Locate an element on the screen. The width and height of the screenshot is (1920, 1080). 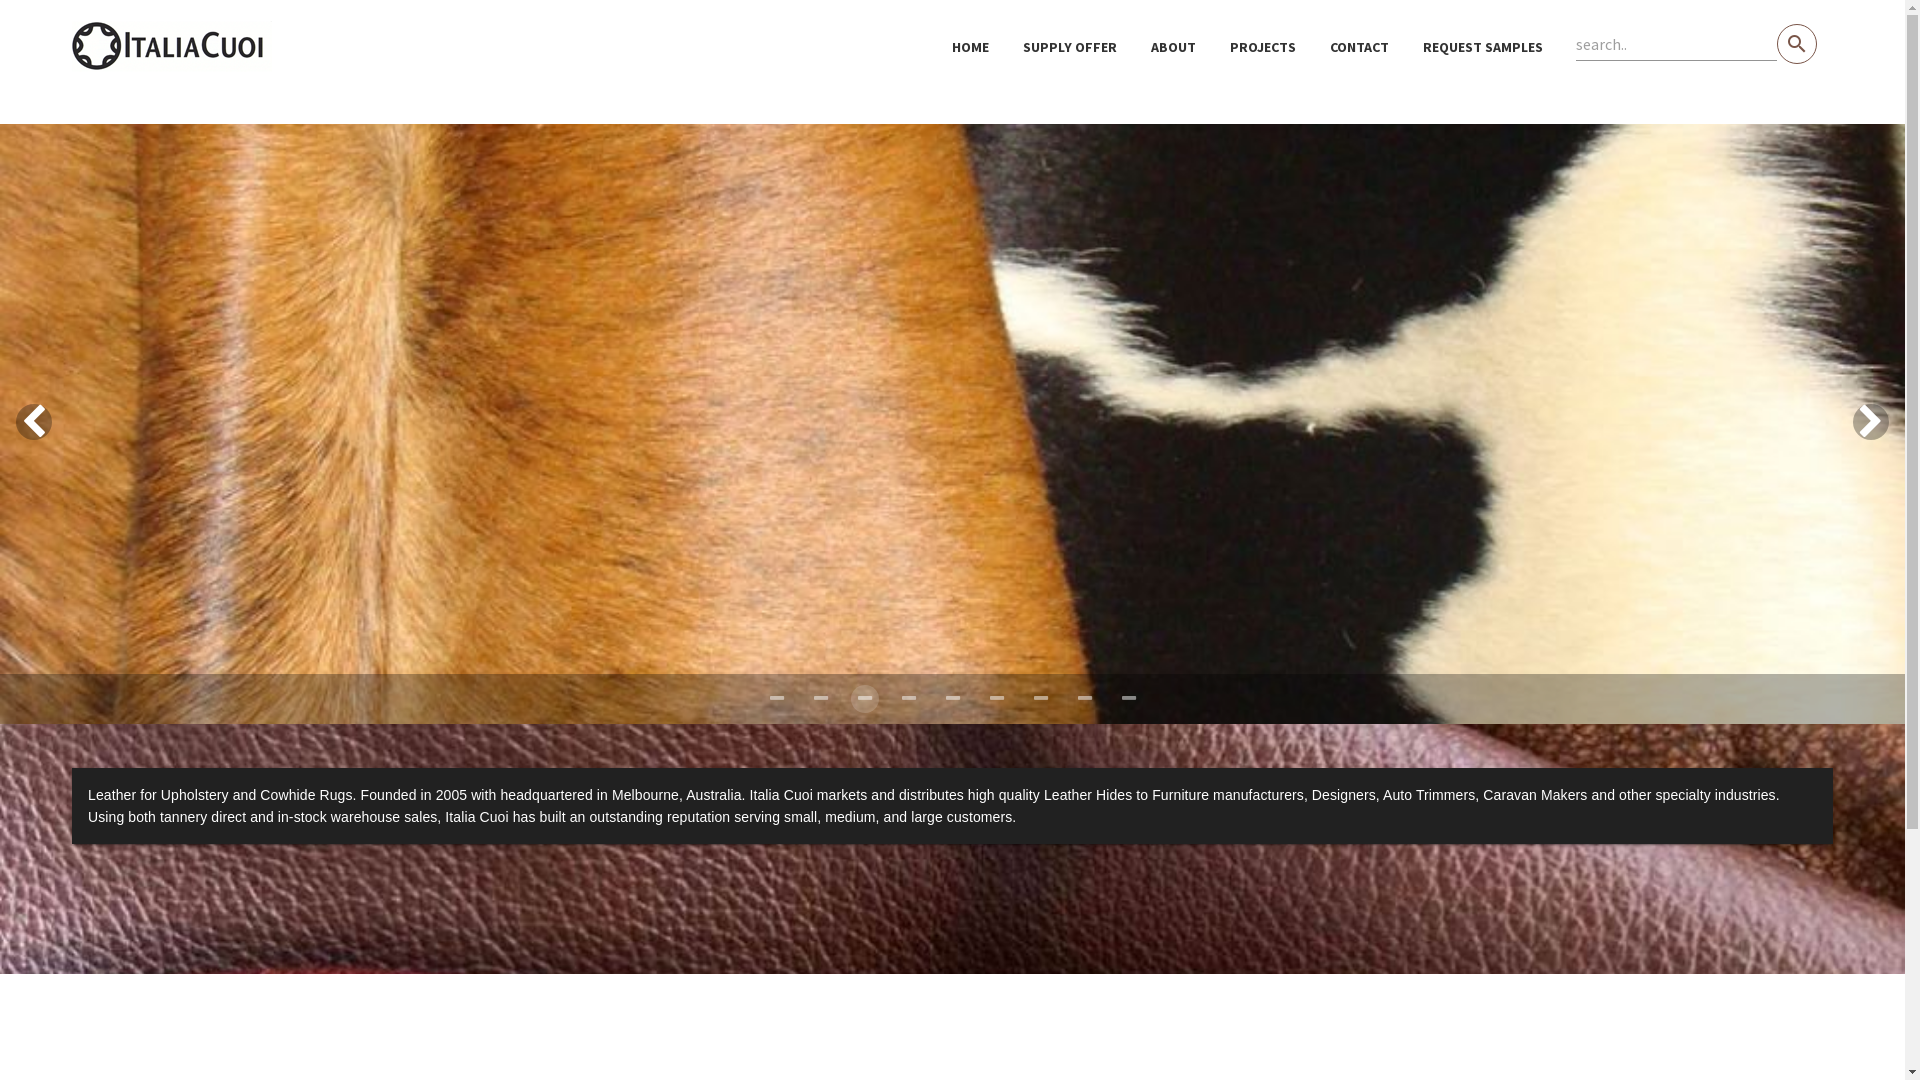
'CONTACT' is located at coordinates (1359, 45).